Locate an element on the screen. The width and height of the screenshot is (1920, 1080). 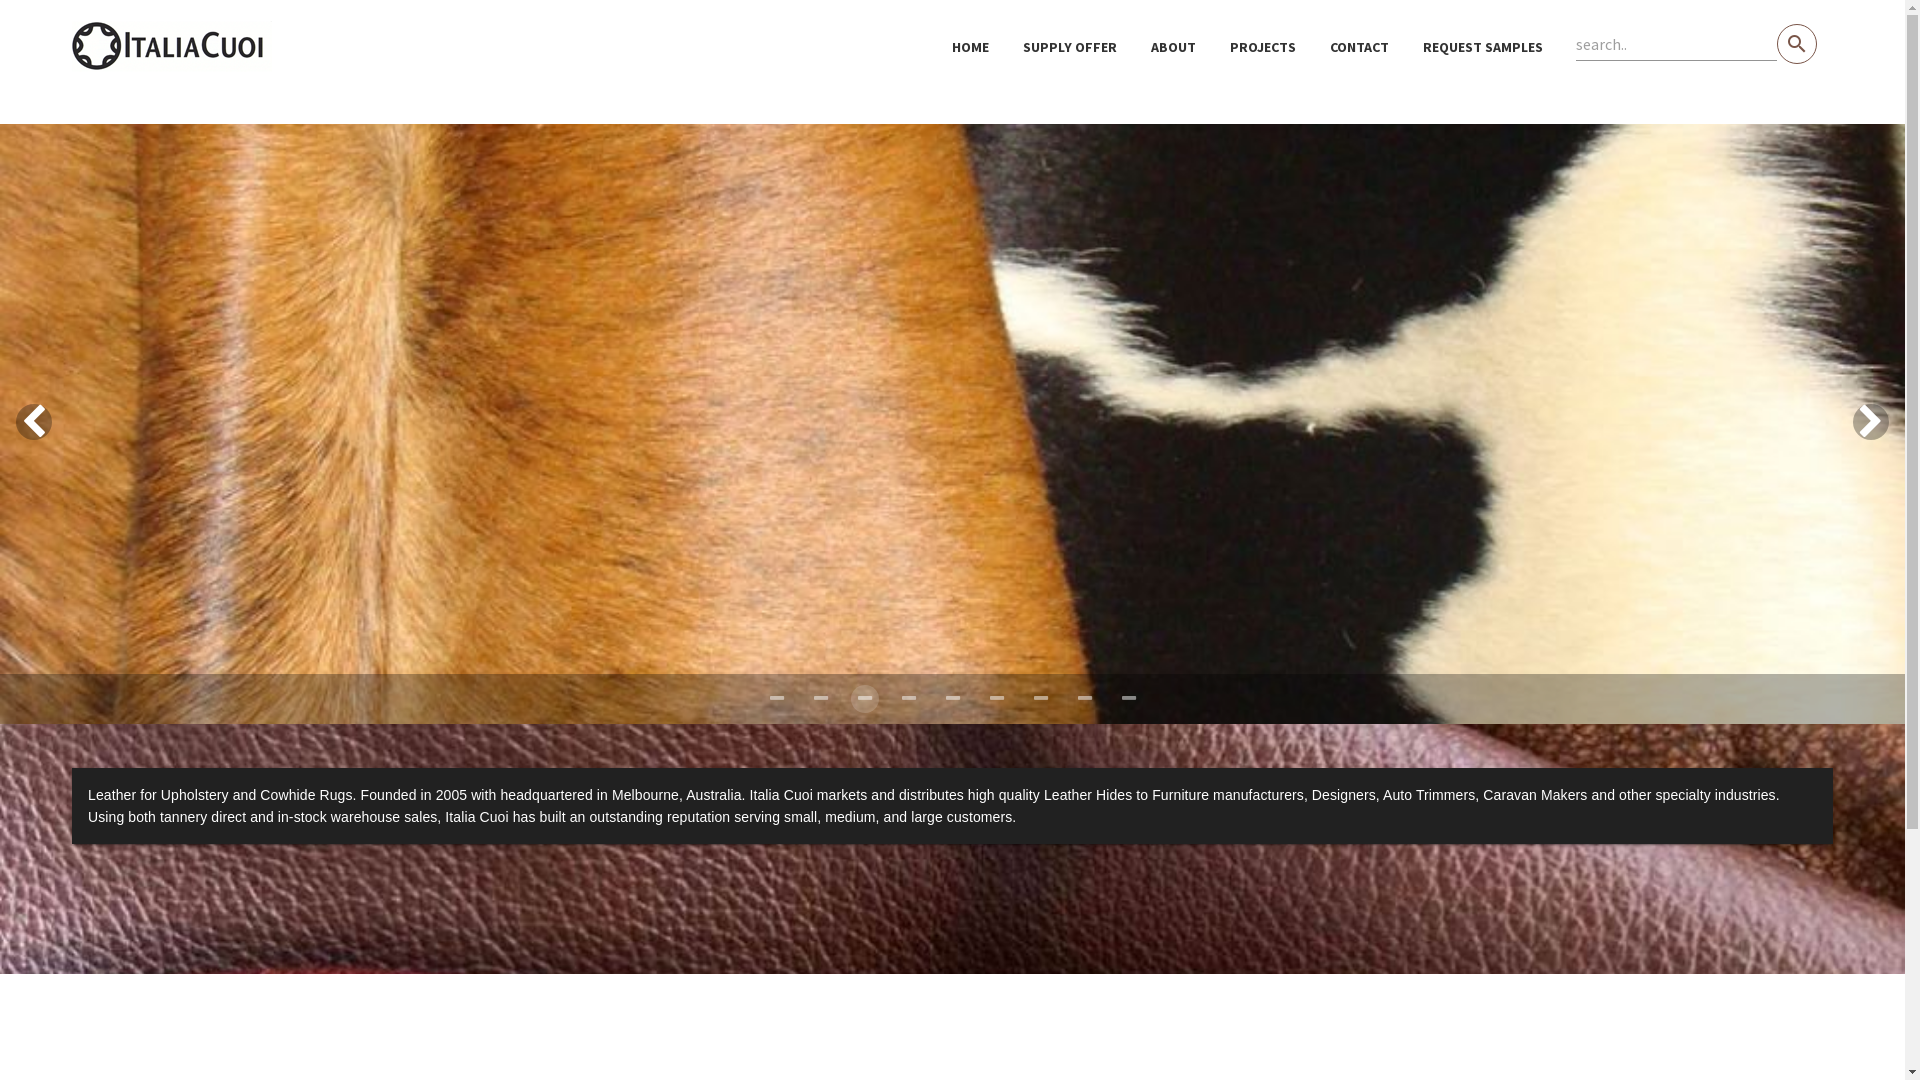
'CONTACT' is located at coordinates (1359, 45).